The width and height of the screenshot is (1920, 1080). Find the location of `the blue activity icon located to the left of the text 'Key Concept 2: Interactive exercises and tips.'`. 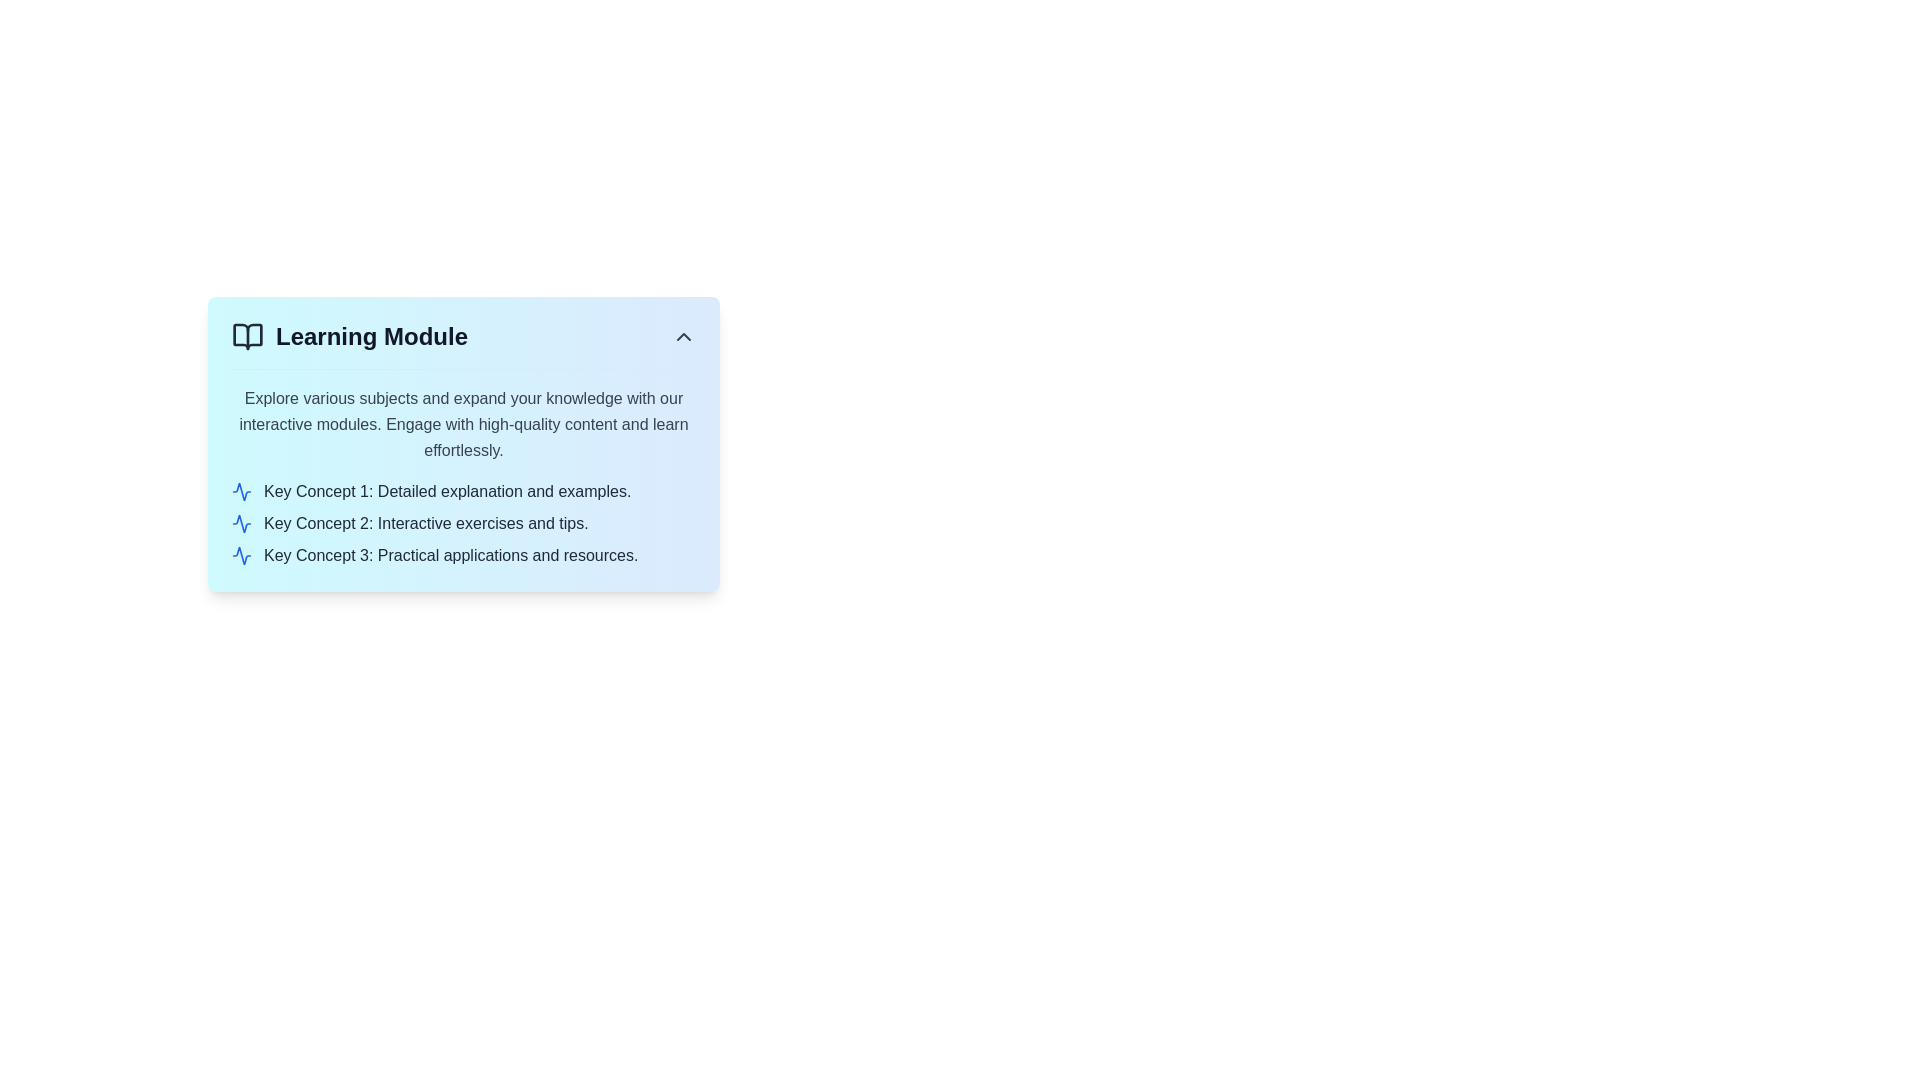

the blue activity icon located to the left of the text 'Key Concept 2: Interactive exercises and tips.' is located at coordinates (240, 523).